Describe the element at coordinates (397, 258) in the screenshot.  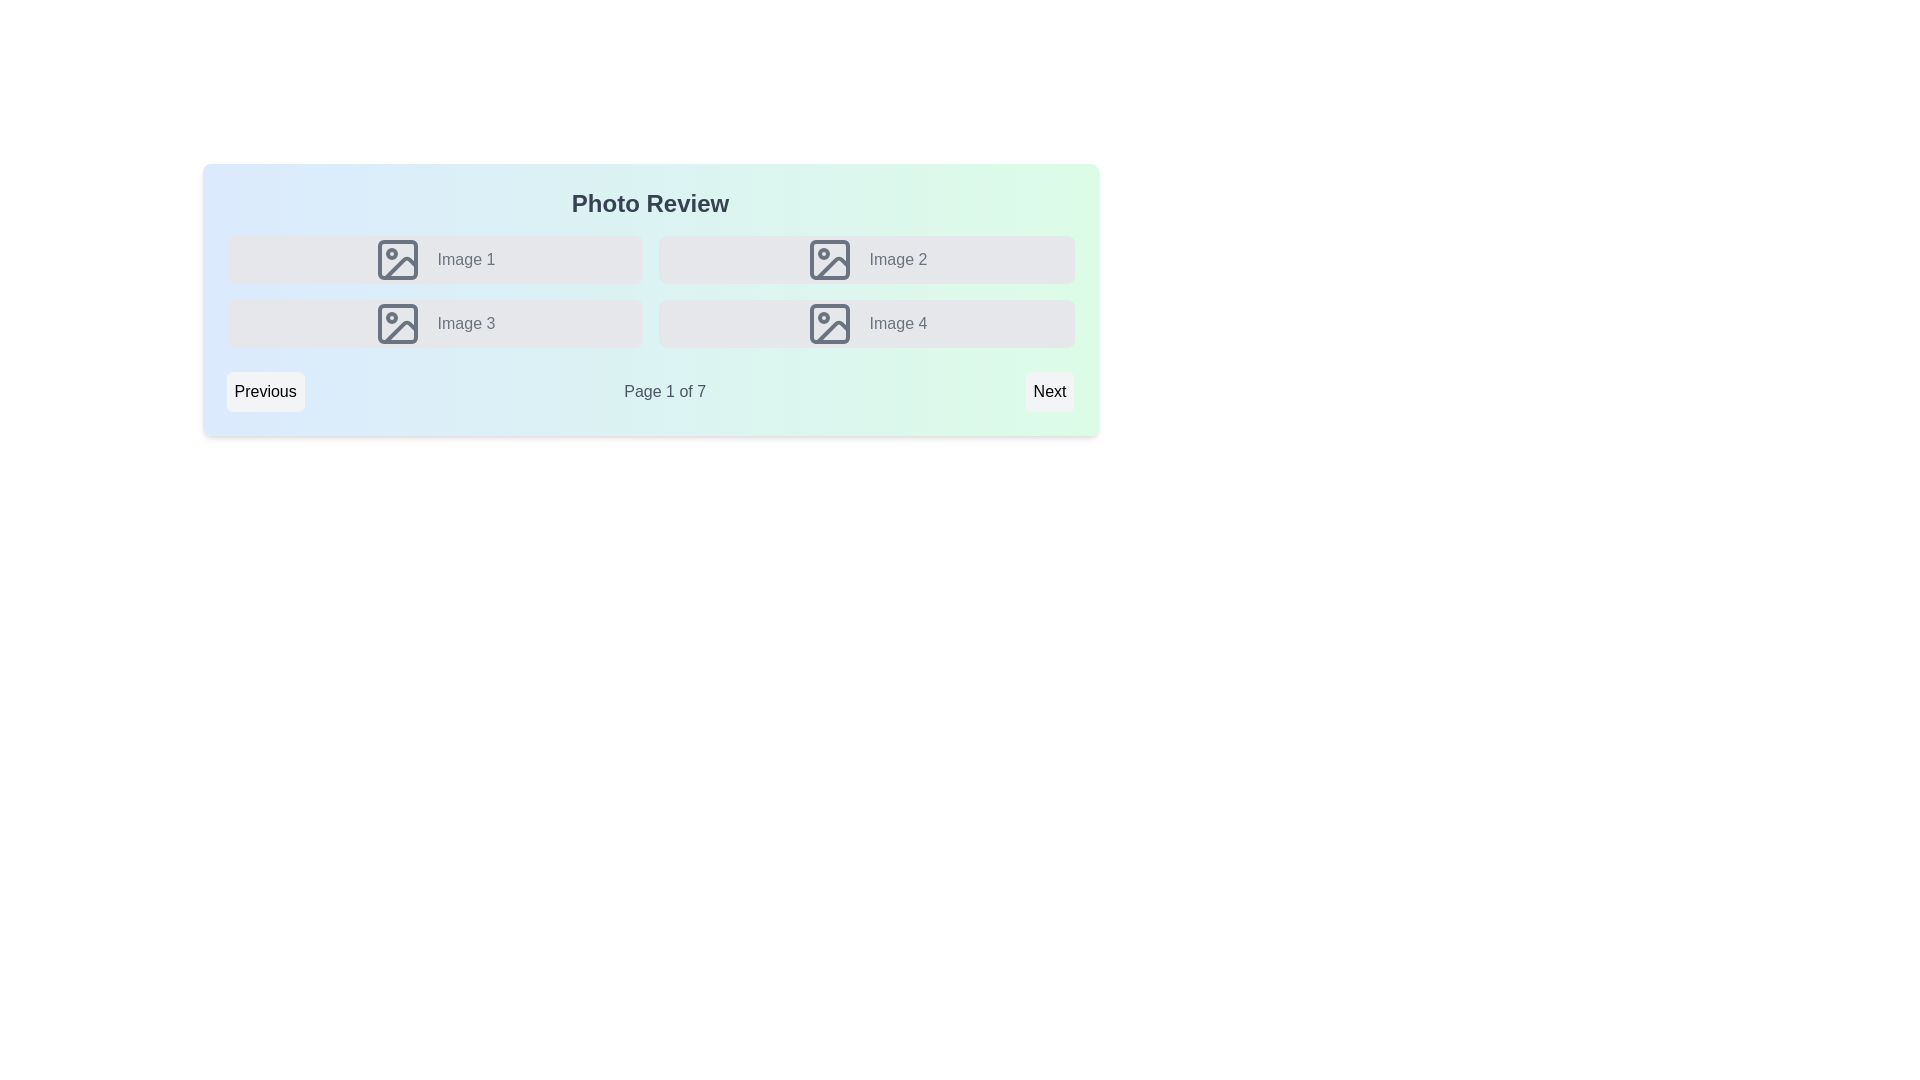
I see `the SVG icon representing the image placeholder labeled 'Image 1' located in the top left corner of the 'Photo Review' grid` at that location.